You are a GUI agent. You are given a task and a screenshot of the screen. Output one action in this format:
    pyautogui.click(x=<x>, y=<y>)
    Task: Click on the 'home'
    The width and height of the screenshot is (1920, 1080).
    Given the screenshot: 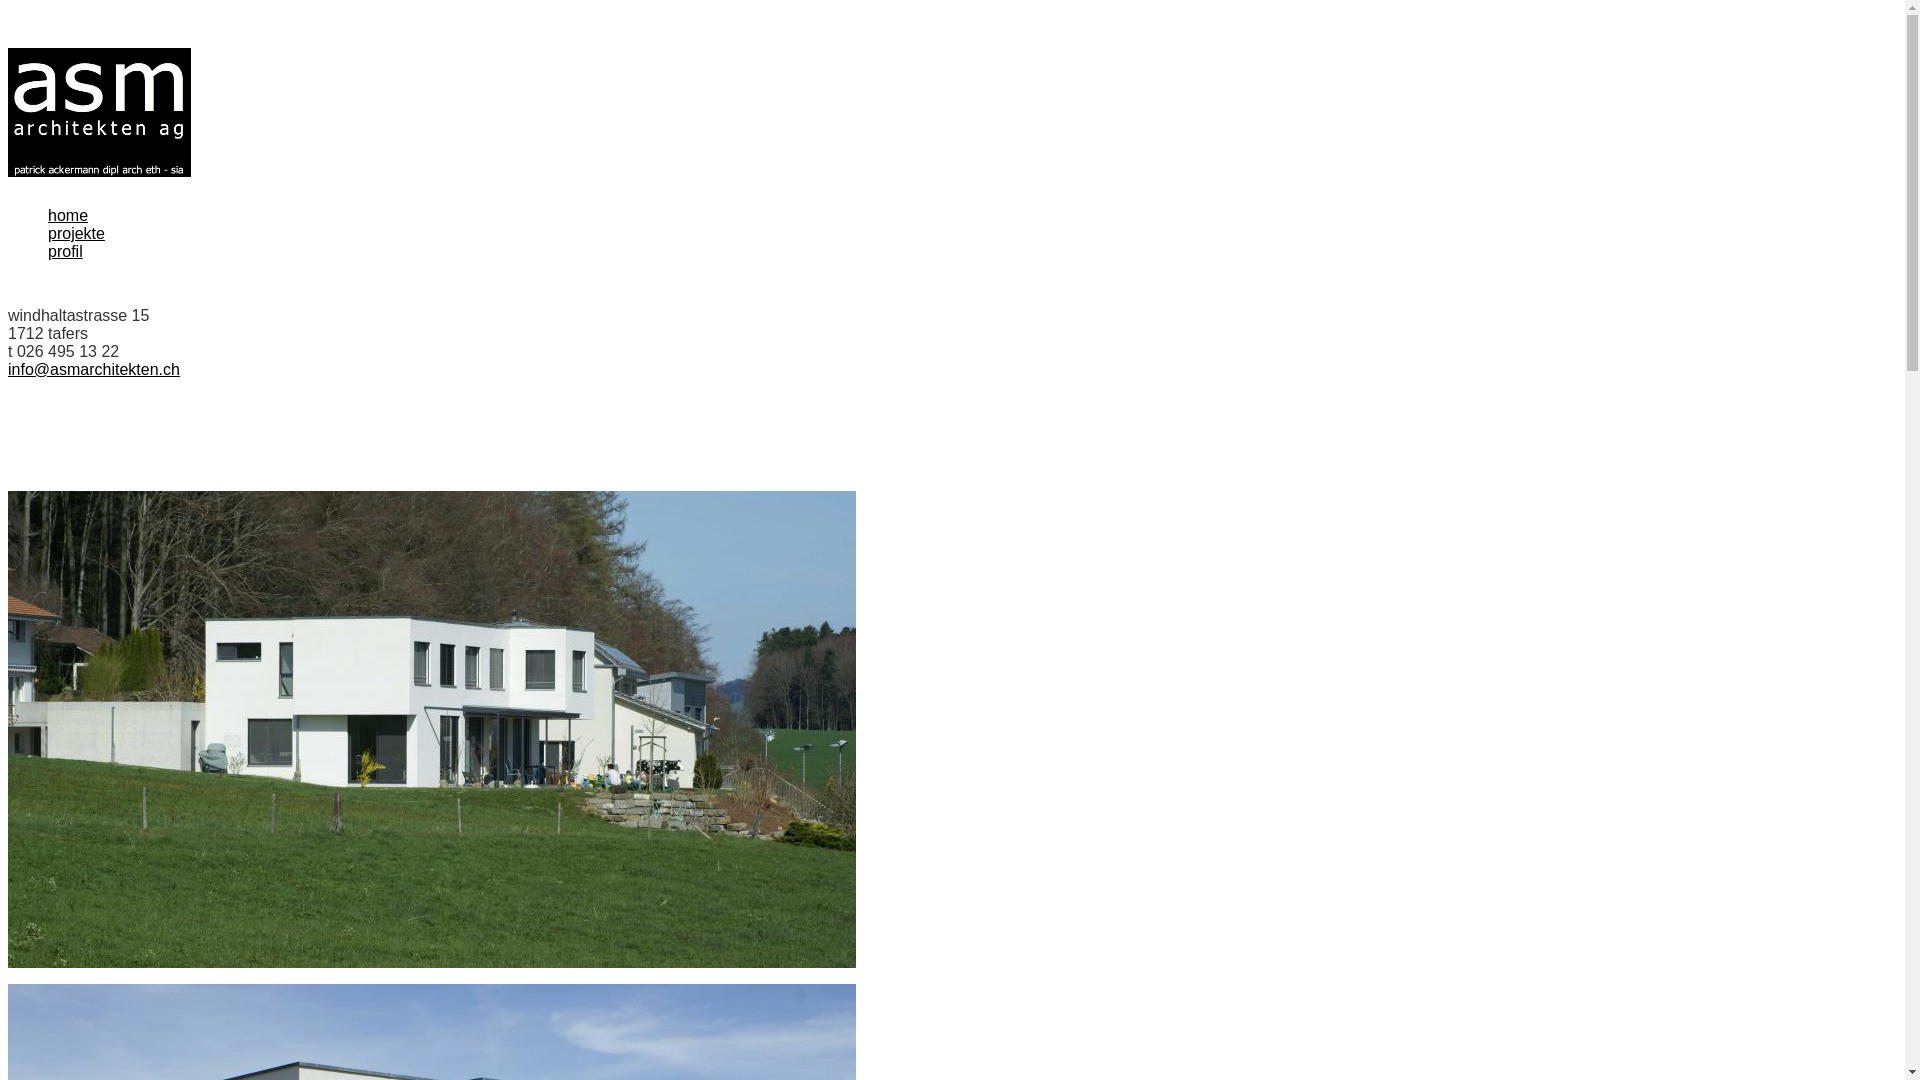 What is the action you would take?
    pyautogui.click(x=67, y=215)
    